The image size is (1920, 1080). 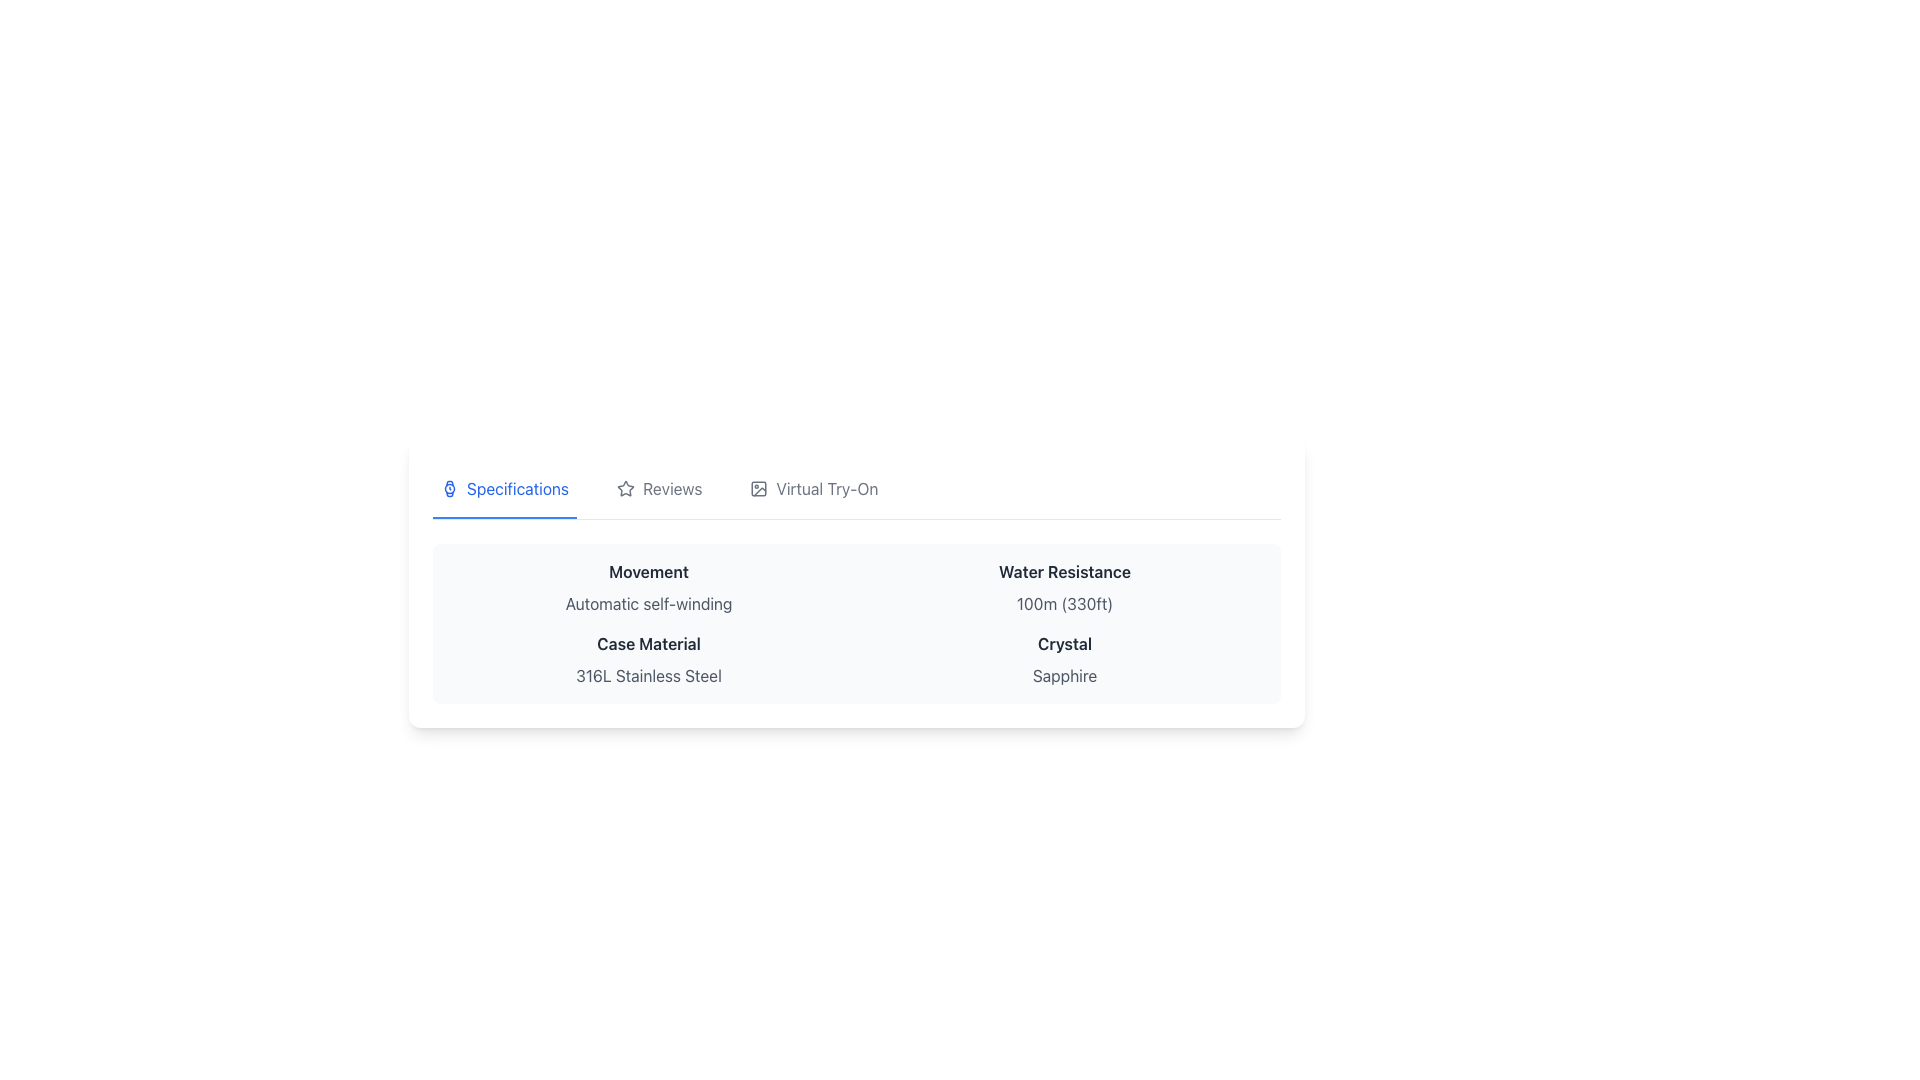 What do you see at coordinates (672, 489) in the screenshot?
I see `the 'Reviews' text label within the navigation tab, which is styled in gray and positioned between a star icon and the 'Virtual Try-On' tab` at bounding box center [672, 489].